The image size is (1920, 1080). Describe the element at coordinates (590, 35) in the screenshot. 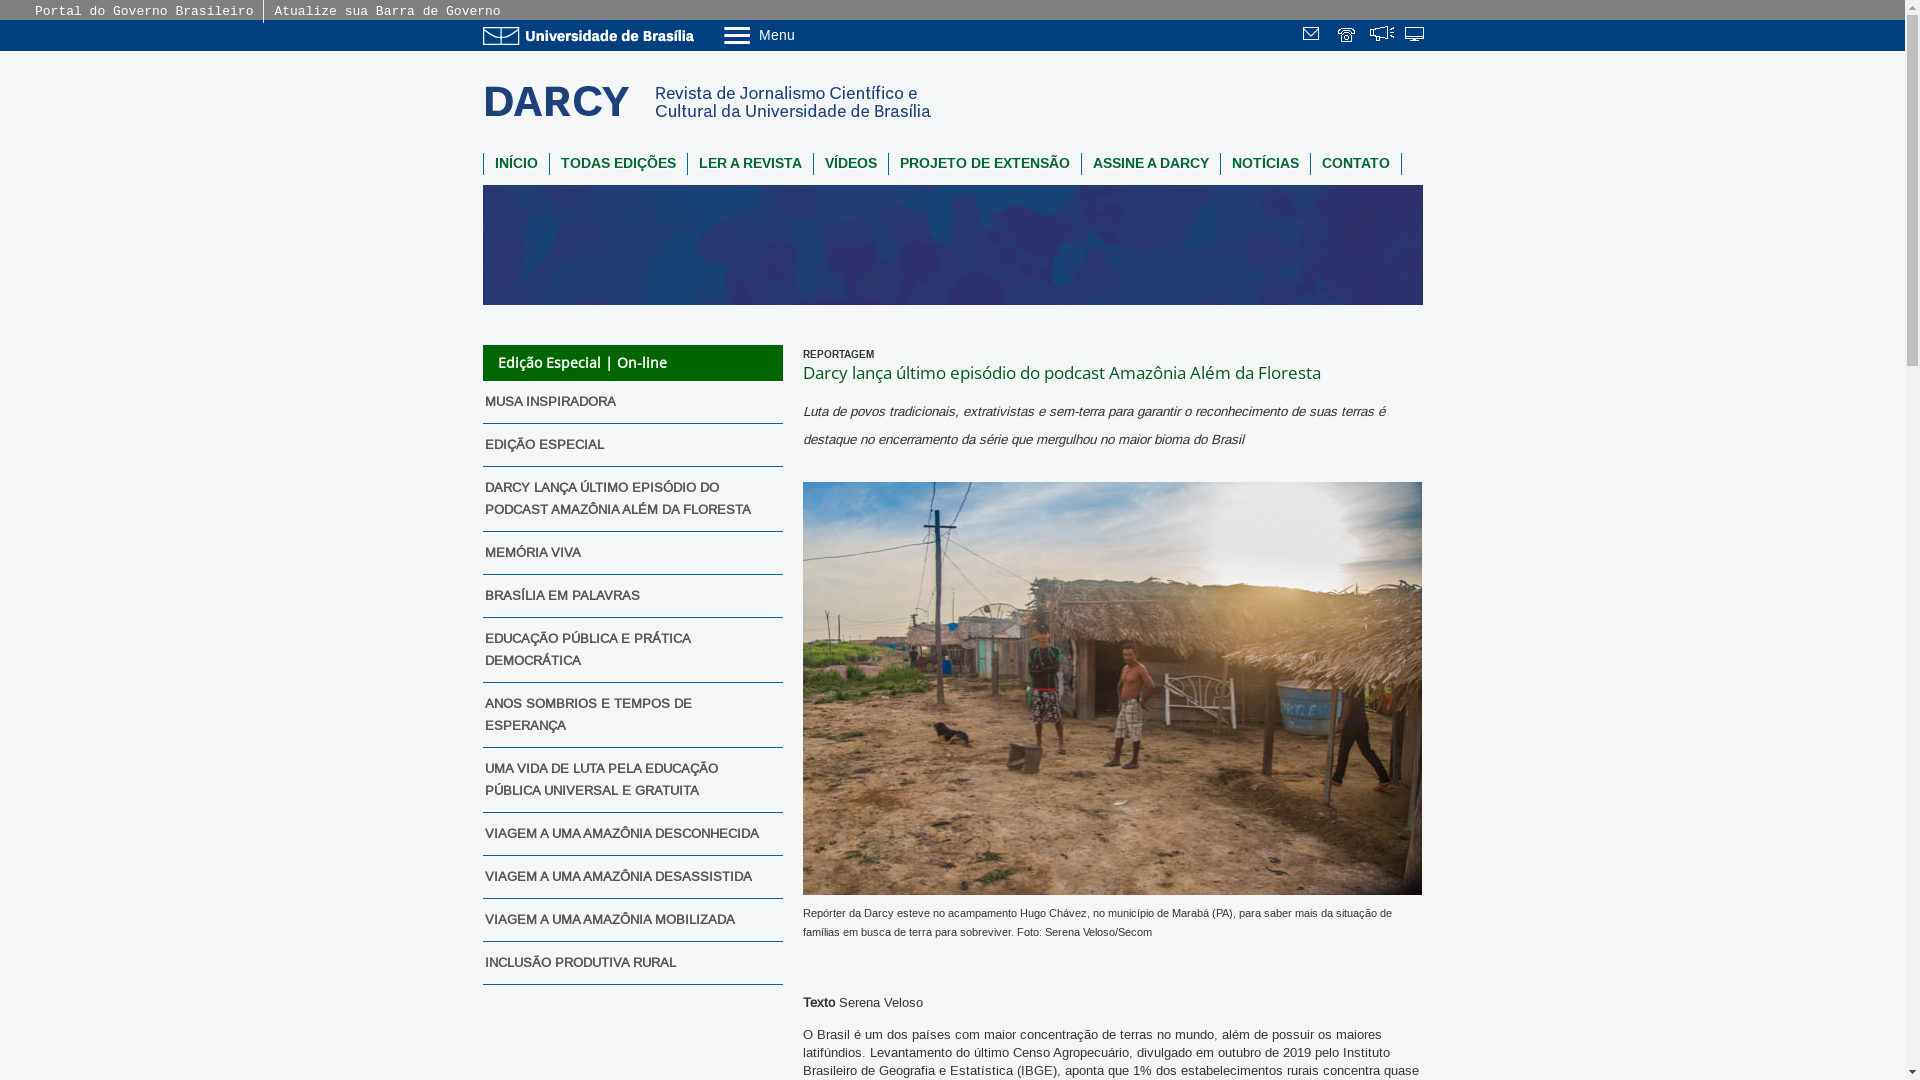

I see `'Ir para o Portal da UnB'` at that location.